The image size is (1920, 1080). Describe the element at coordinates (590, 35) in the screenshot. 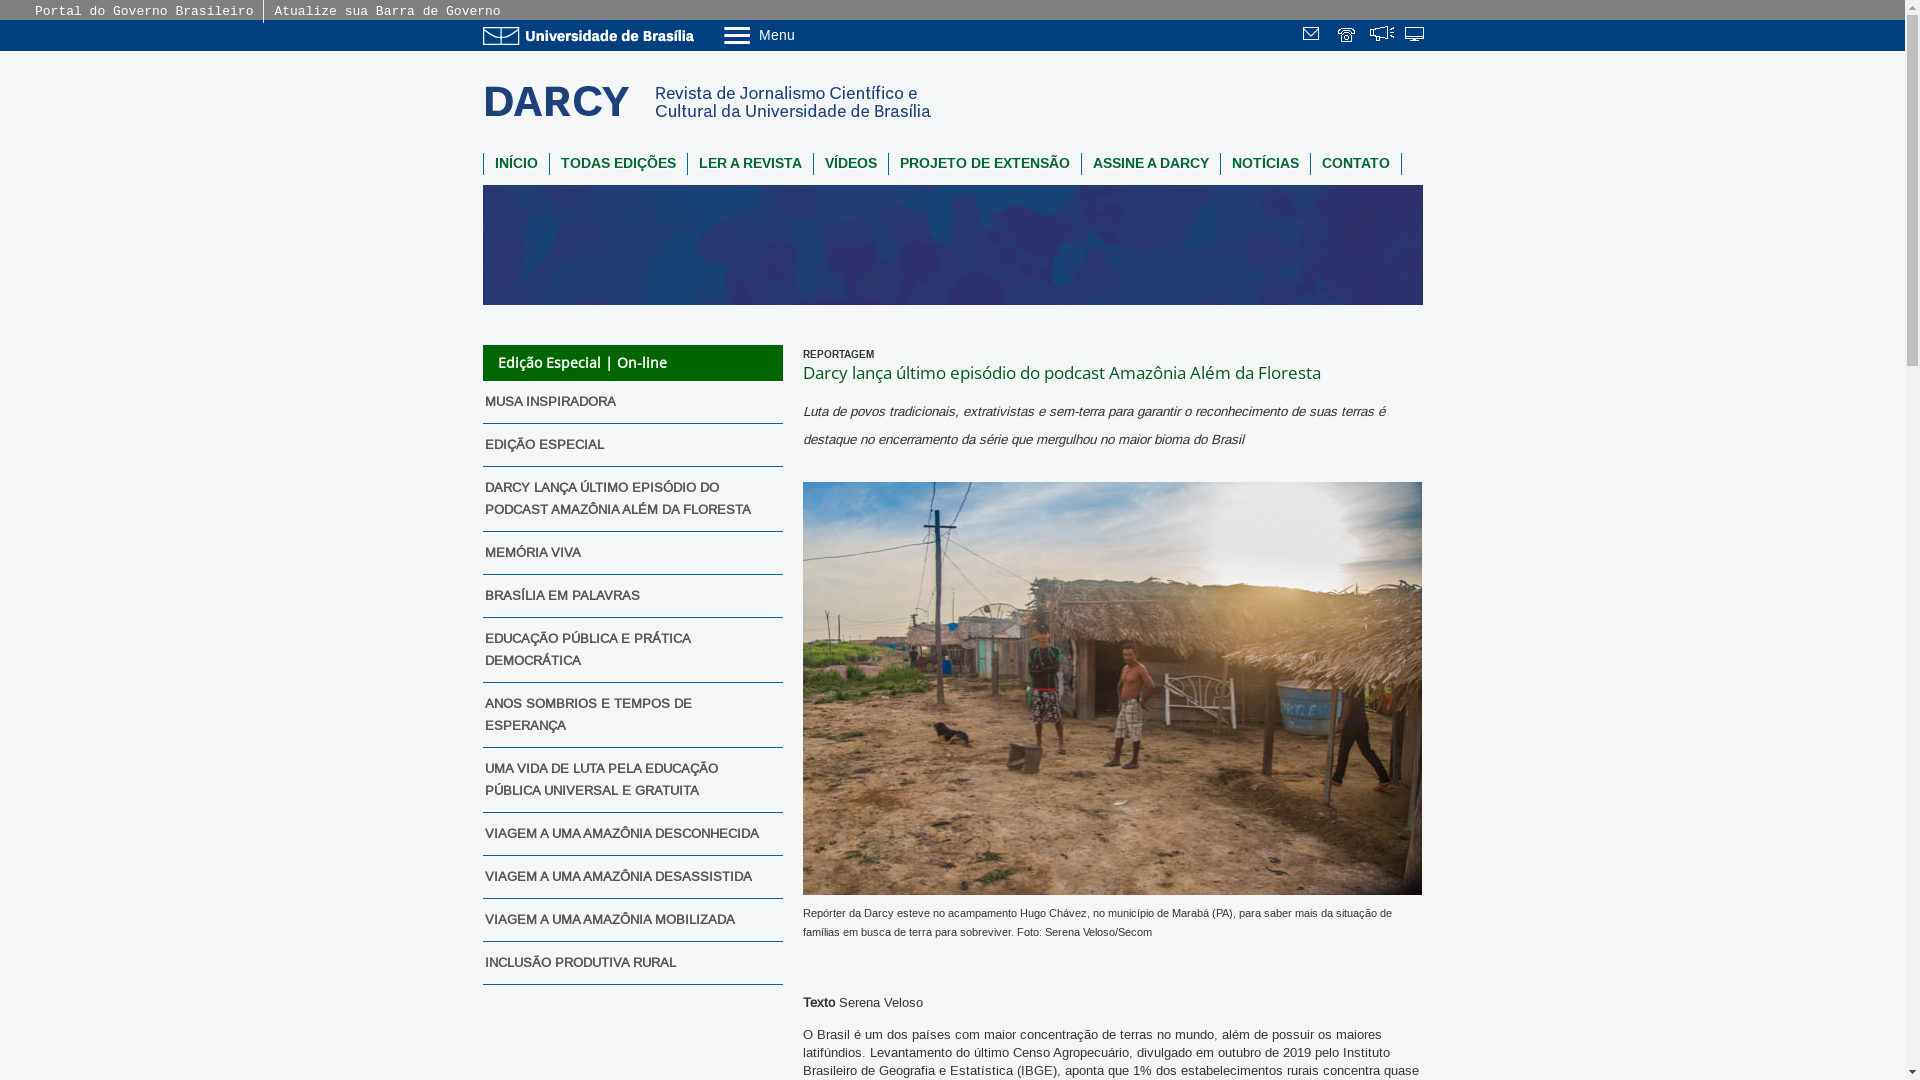

I see `'Ir para o Portal da UnB'` at that location.